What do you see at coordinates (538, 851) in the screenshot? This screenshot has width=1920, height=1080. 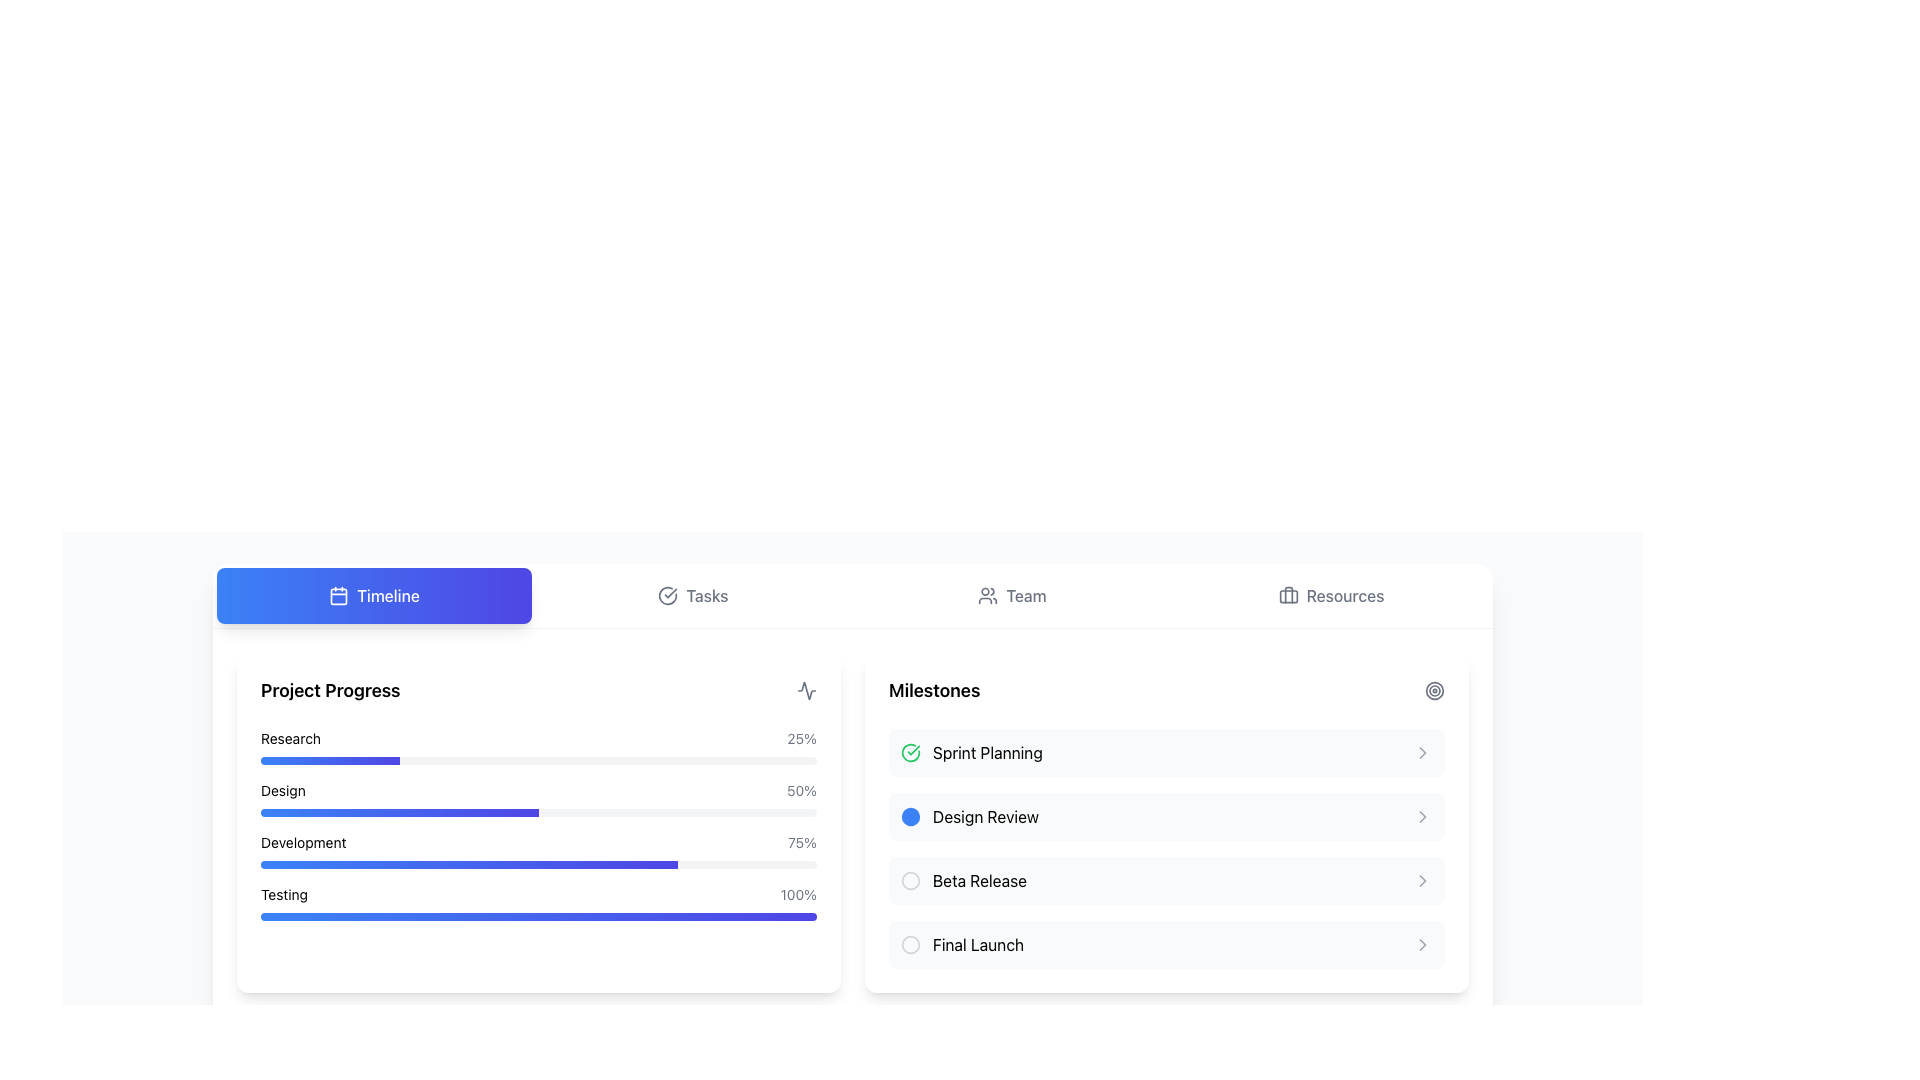 I see `accessibility features of the 'Development' progress bar element, which displays '75%' completion in a gradient blue to indigo bar, located in the 'Project Progress' list as the third item` at bounding box center [538, 851].